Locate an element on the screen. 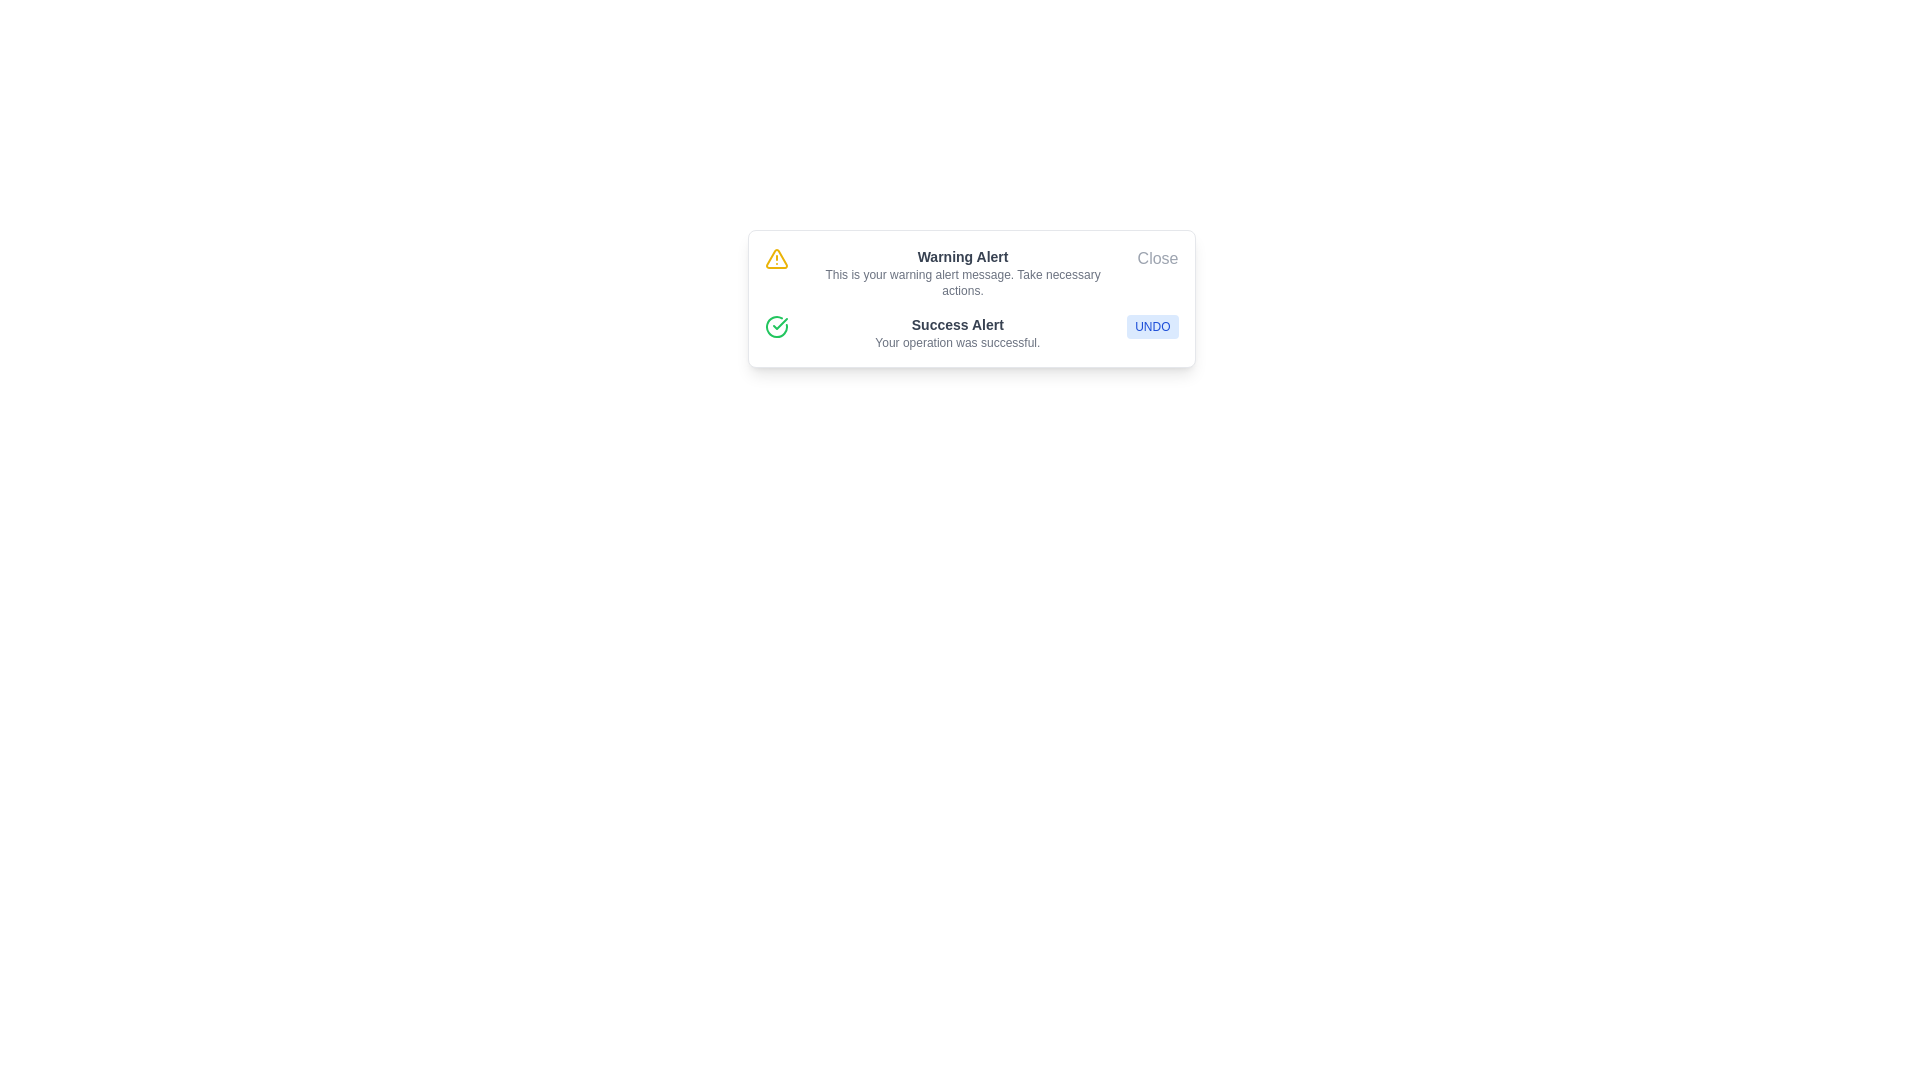  text label displaying 'Success Alert' which is positioned in the alert panel above the descriptive line of text is located at coordinates (956, 323).